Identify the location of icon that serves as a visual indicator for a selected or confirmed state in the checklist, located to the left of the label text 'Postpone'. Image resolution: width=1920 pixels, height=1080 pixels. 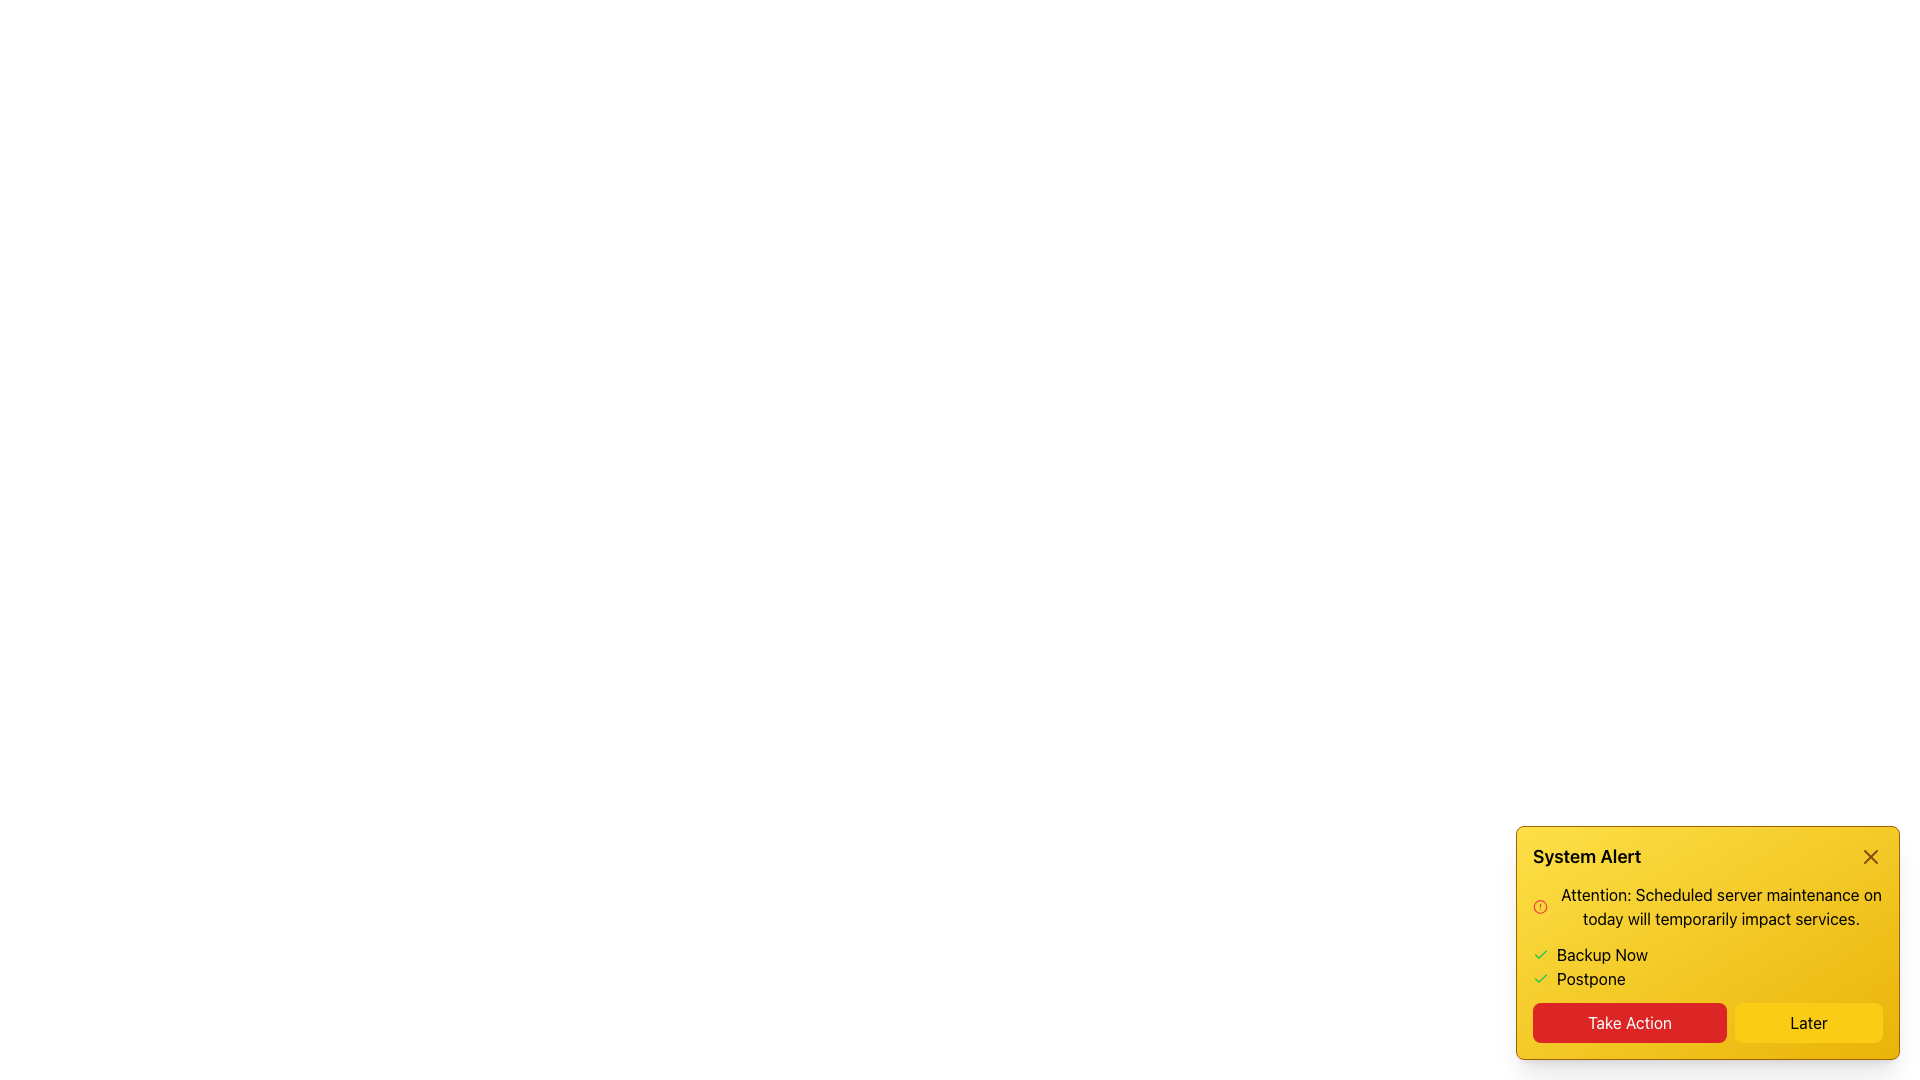
(1539, 978).